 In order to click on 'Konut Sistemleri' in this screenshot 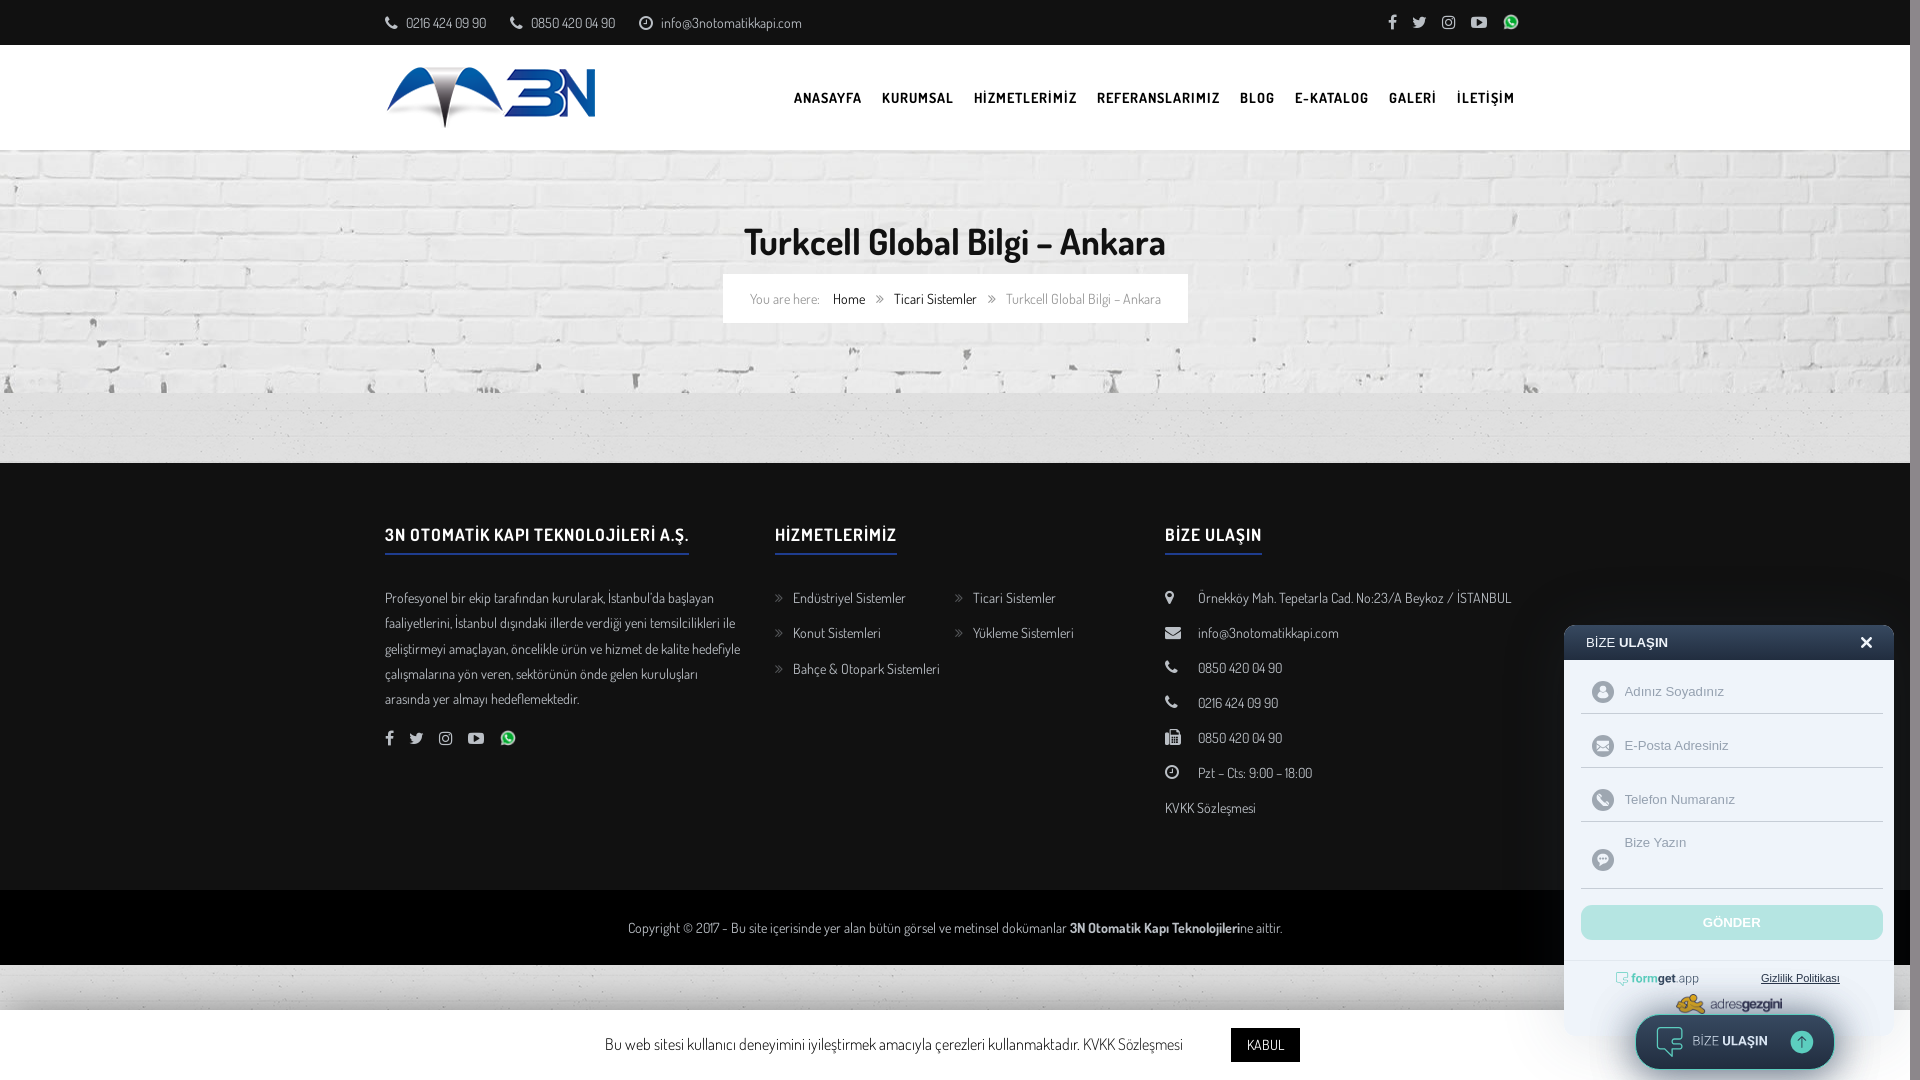, I will do `click(836, 632)`.